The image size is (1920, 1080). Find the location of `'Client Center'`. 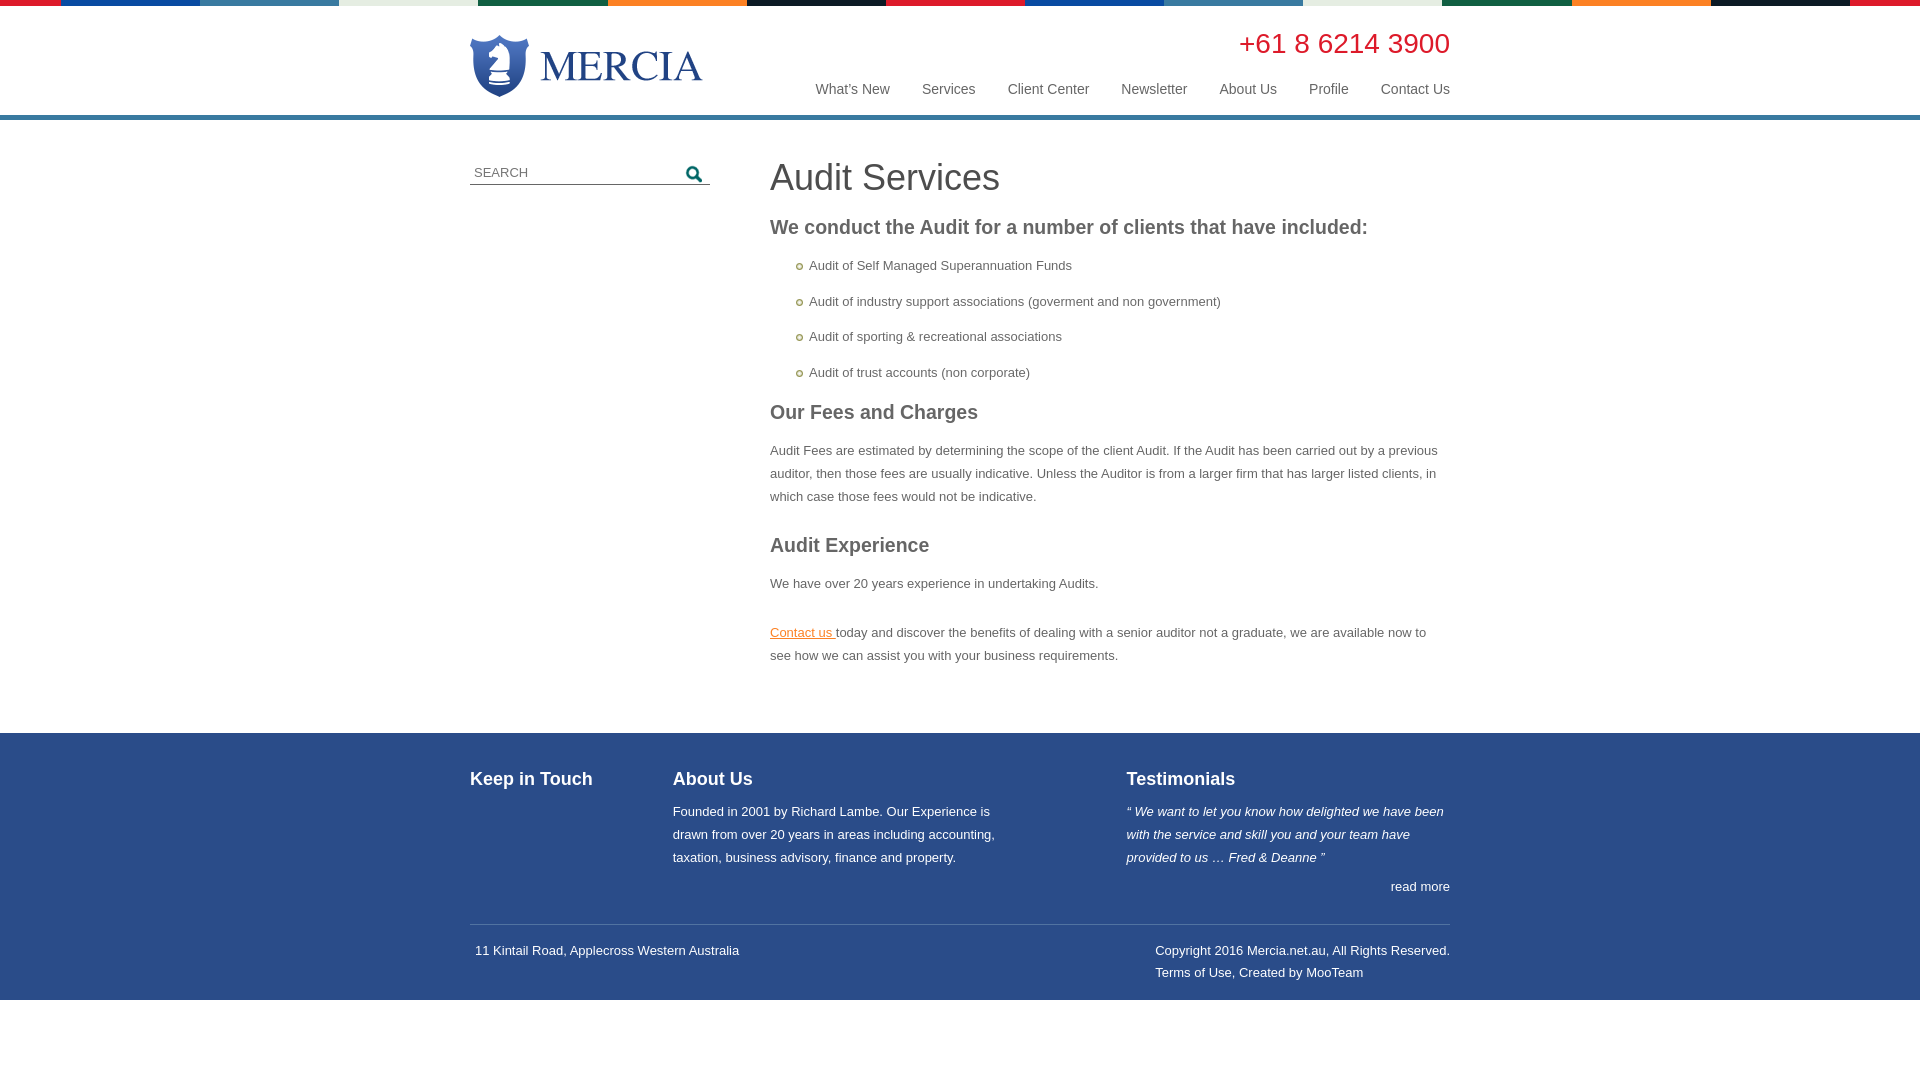

'Client Center' is located at coordinates (1048, 87).